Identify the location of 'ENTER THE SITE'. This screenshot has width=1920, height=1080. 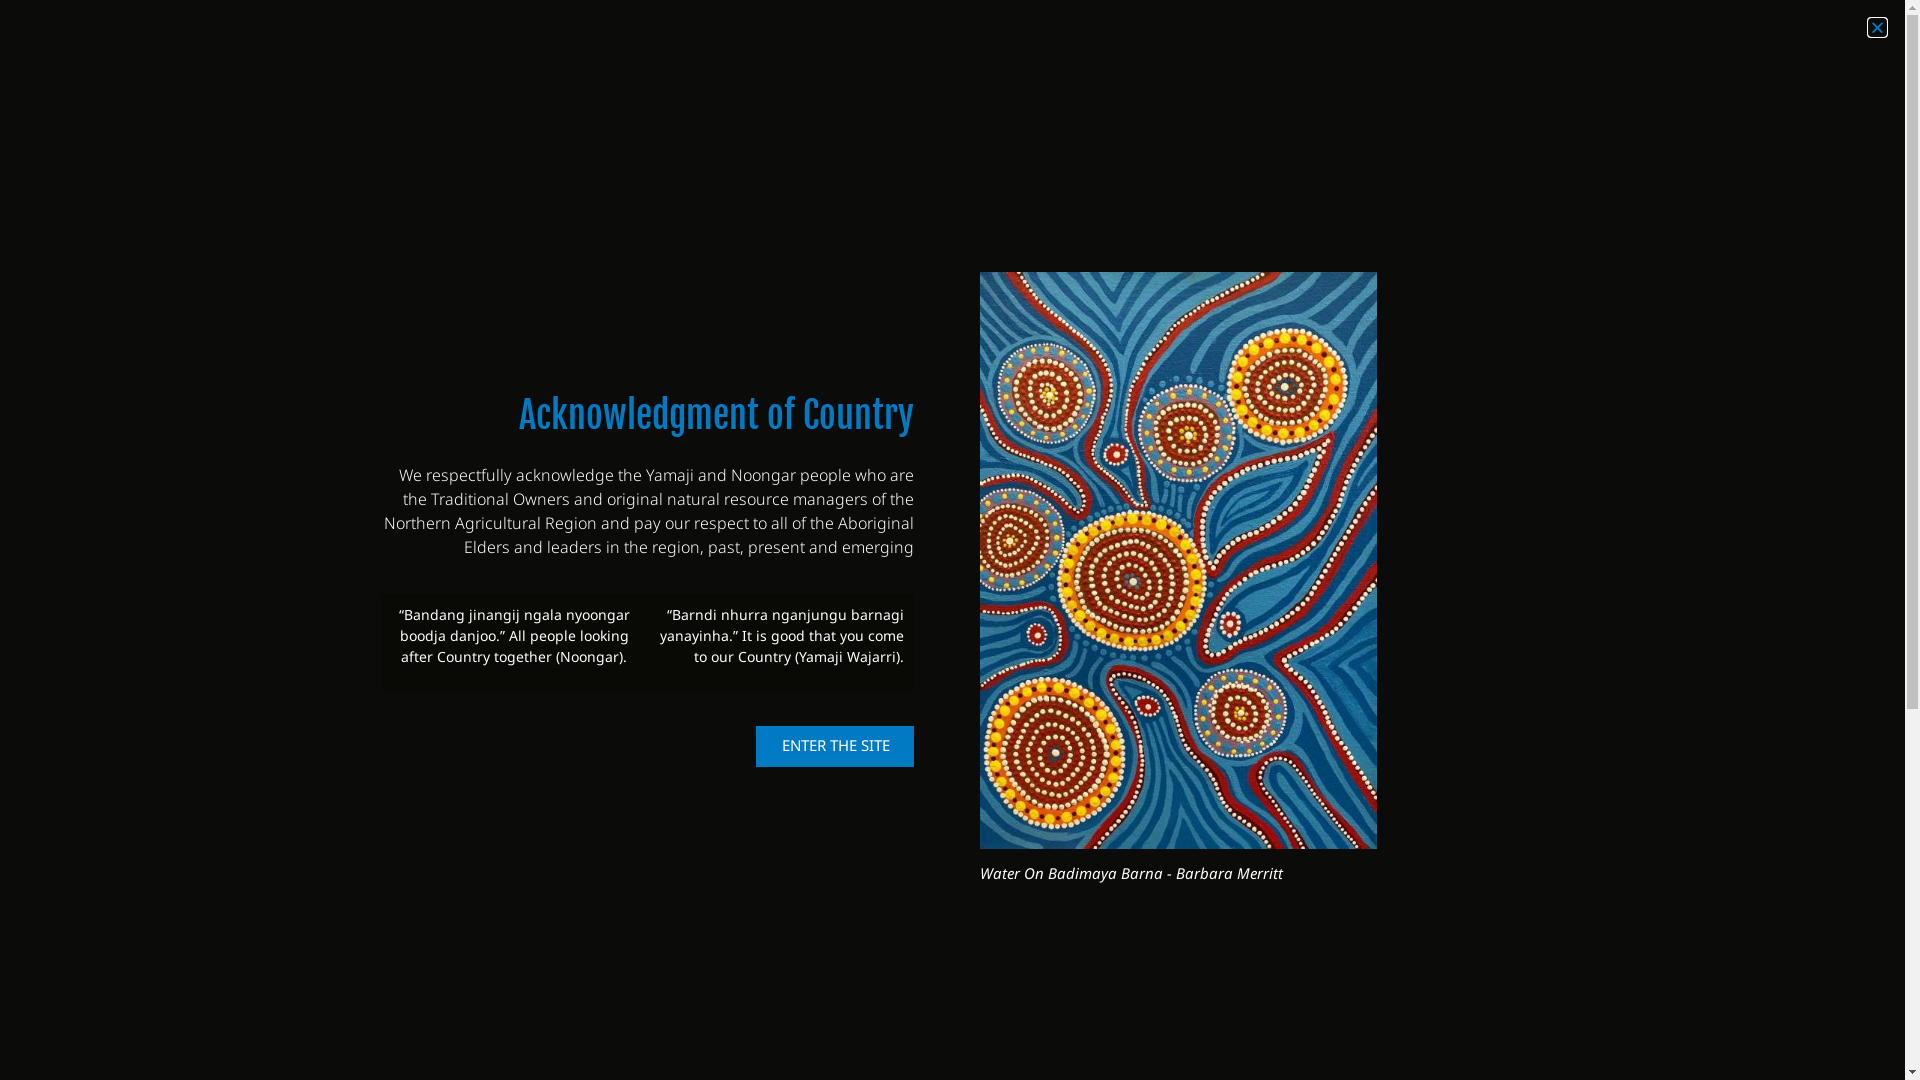
(835, 746).